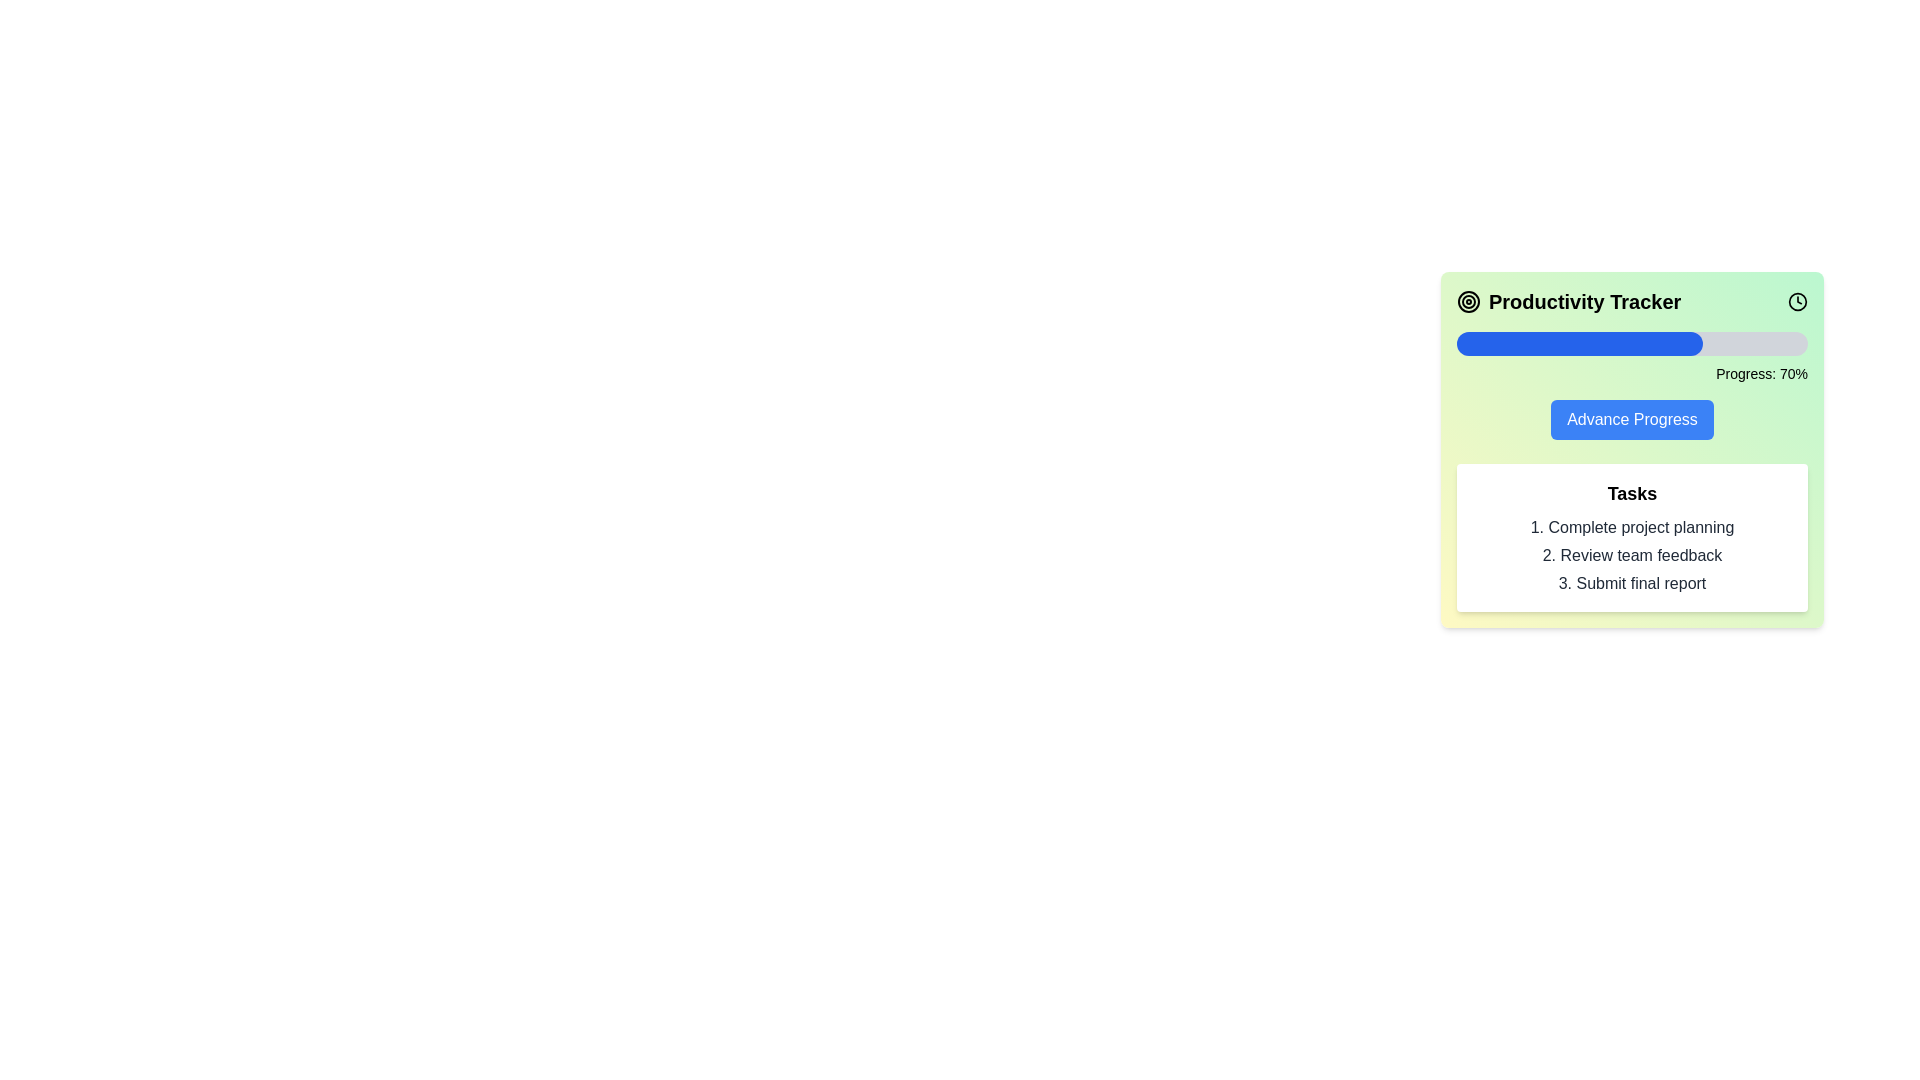  What do you see at coordinates (1568, 301) in the screenshot?
I see `the Text Label with Icon that serves as a header or title, positioned below the target icon and aligned horizontally with a clock icon` at bounding box center [1568, 301].